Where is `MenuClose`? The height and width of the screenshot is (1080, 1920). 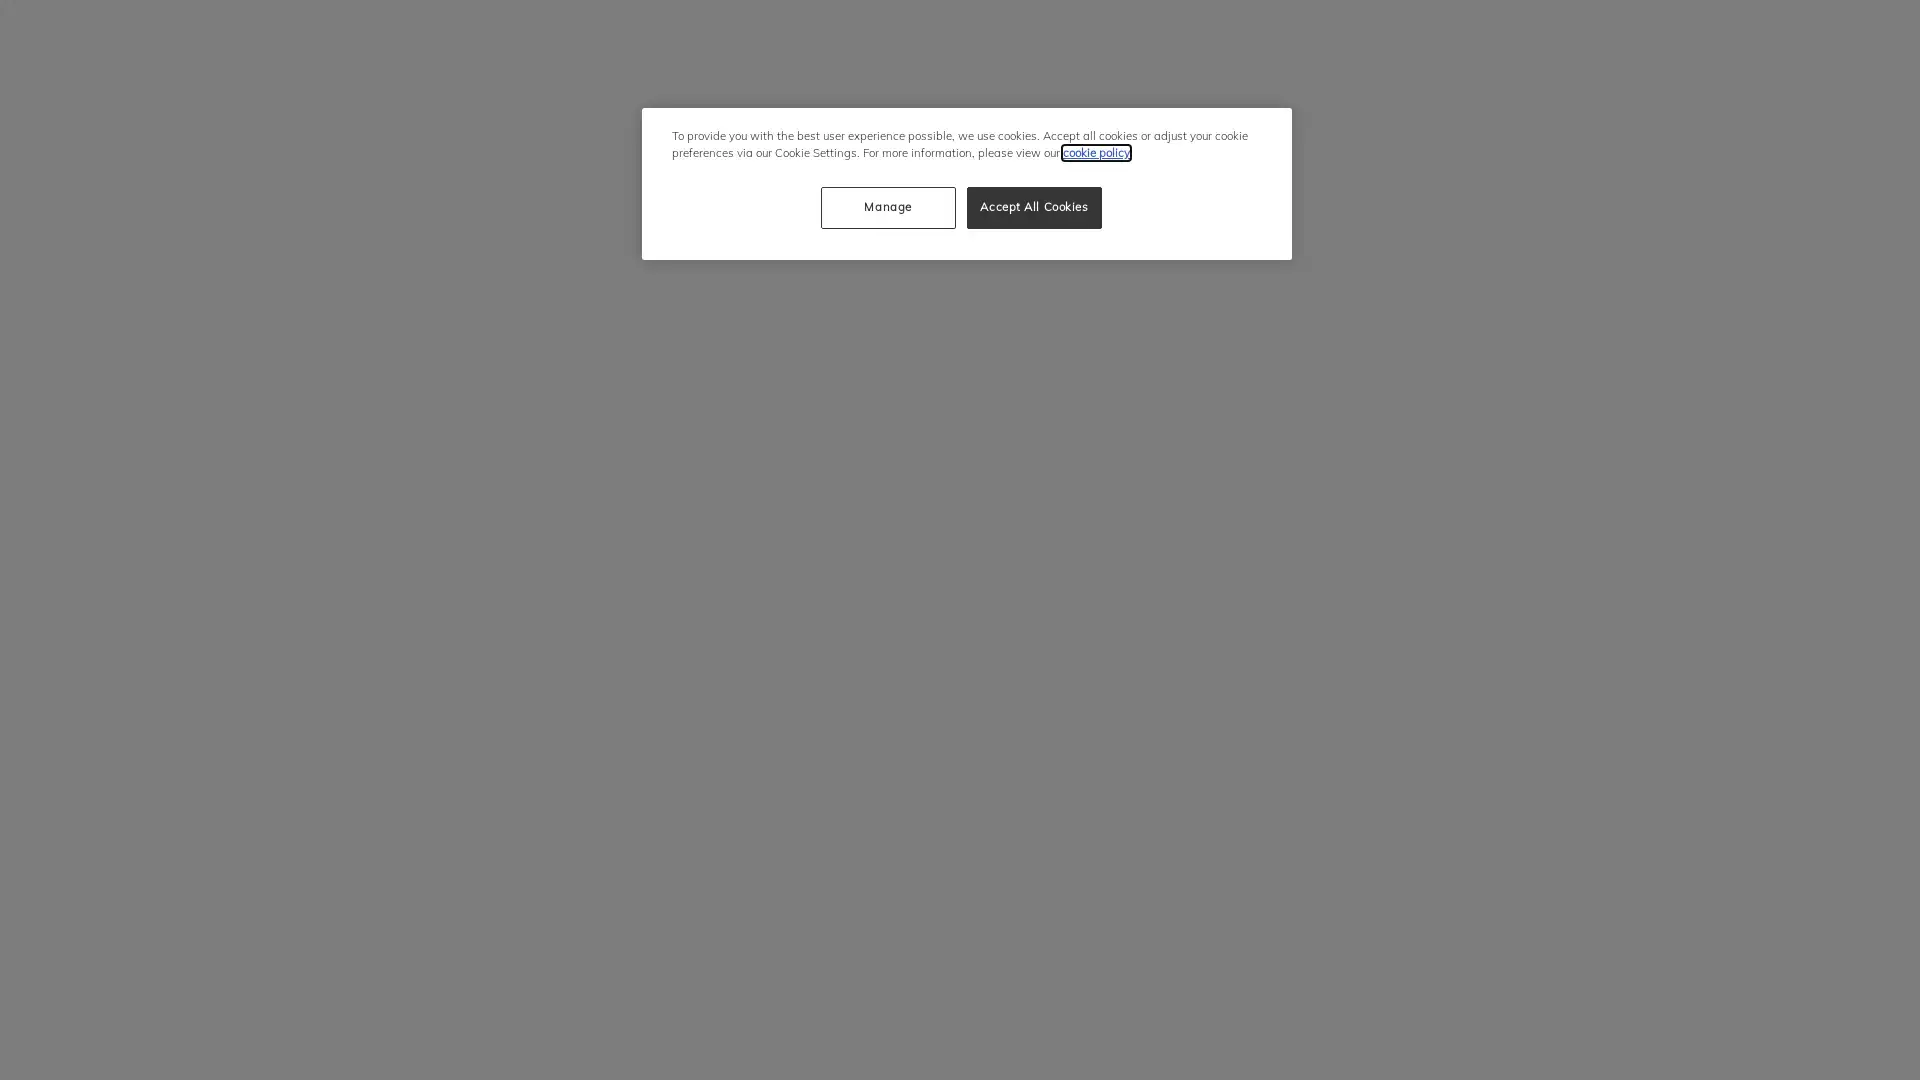
MenuClose is located at coordinates (1488, 30).